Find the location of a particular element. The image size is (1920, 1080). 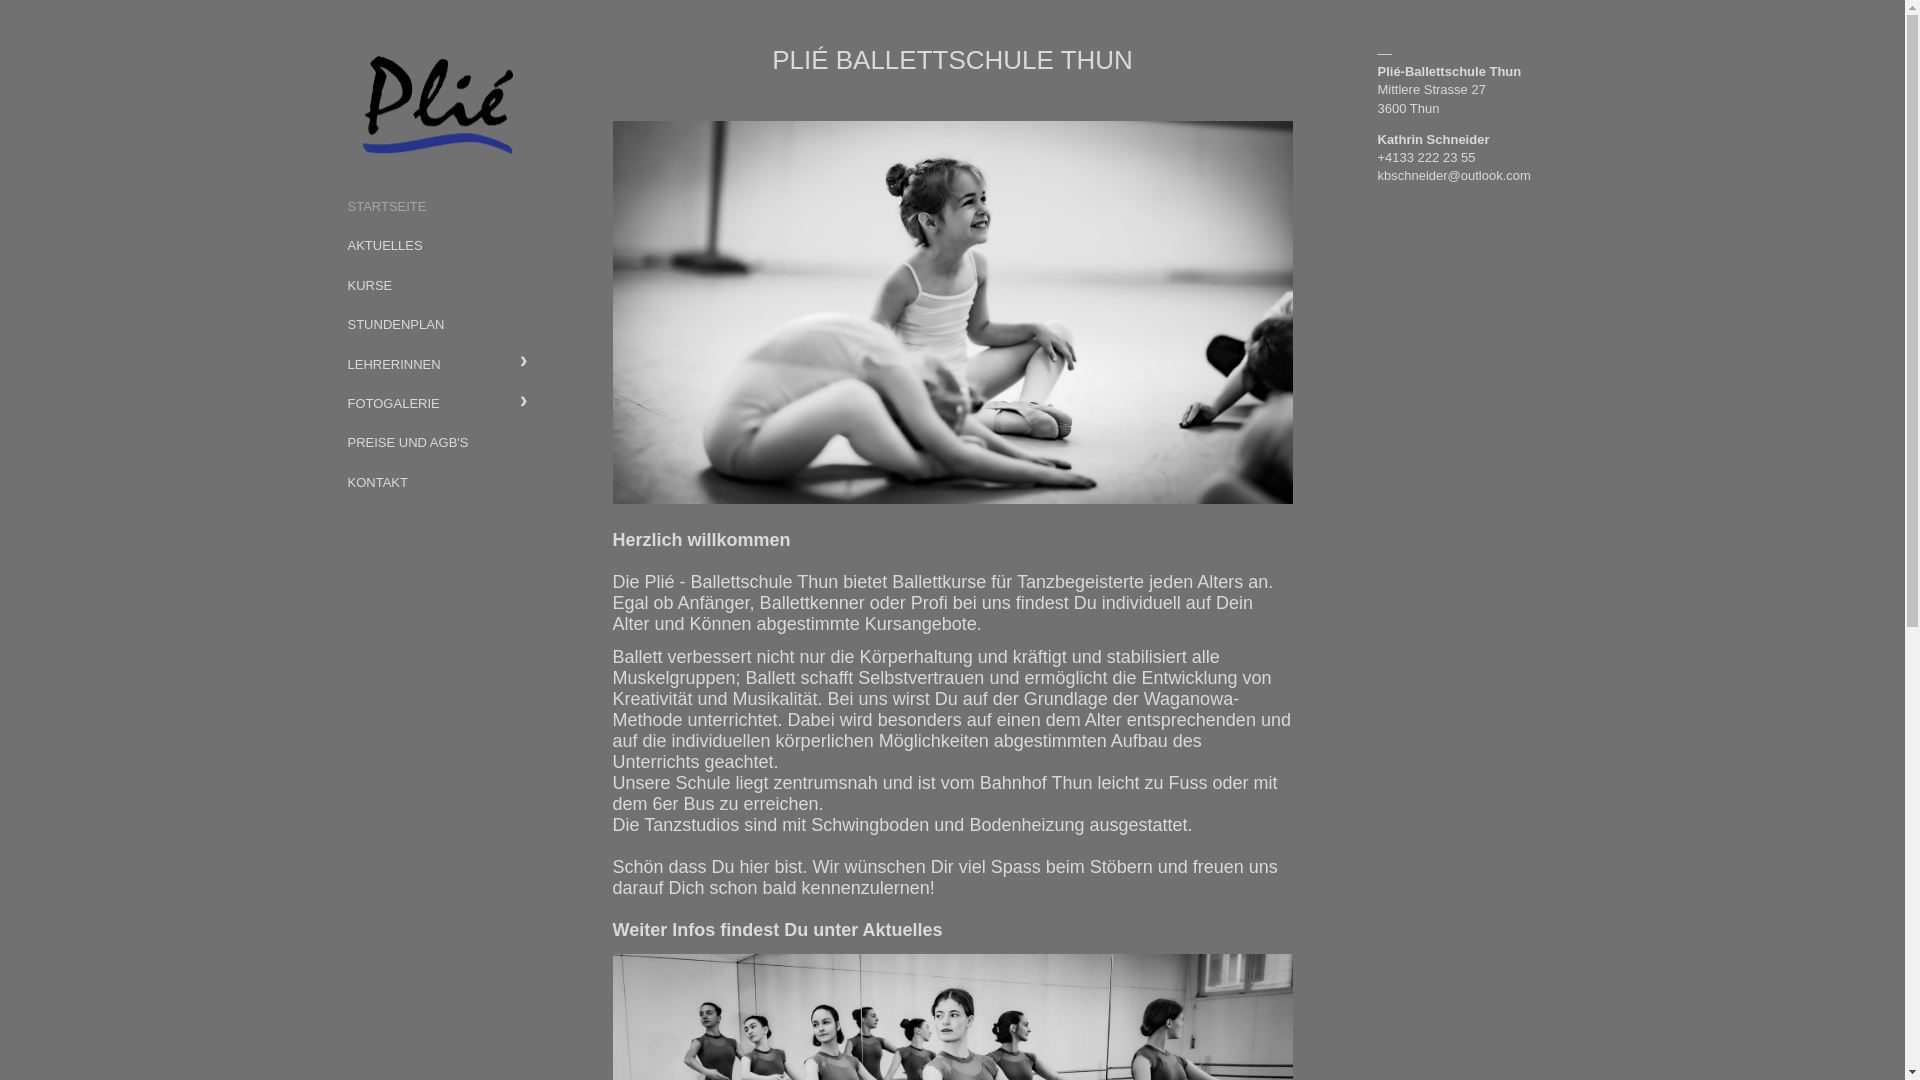

'FOTOGALERIE' is located at coordinates (435, 402).